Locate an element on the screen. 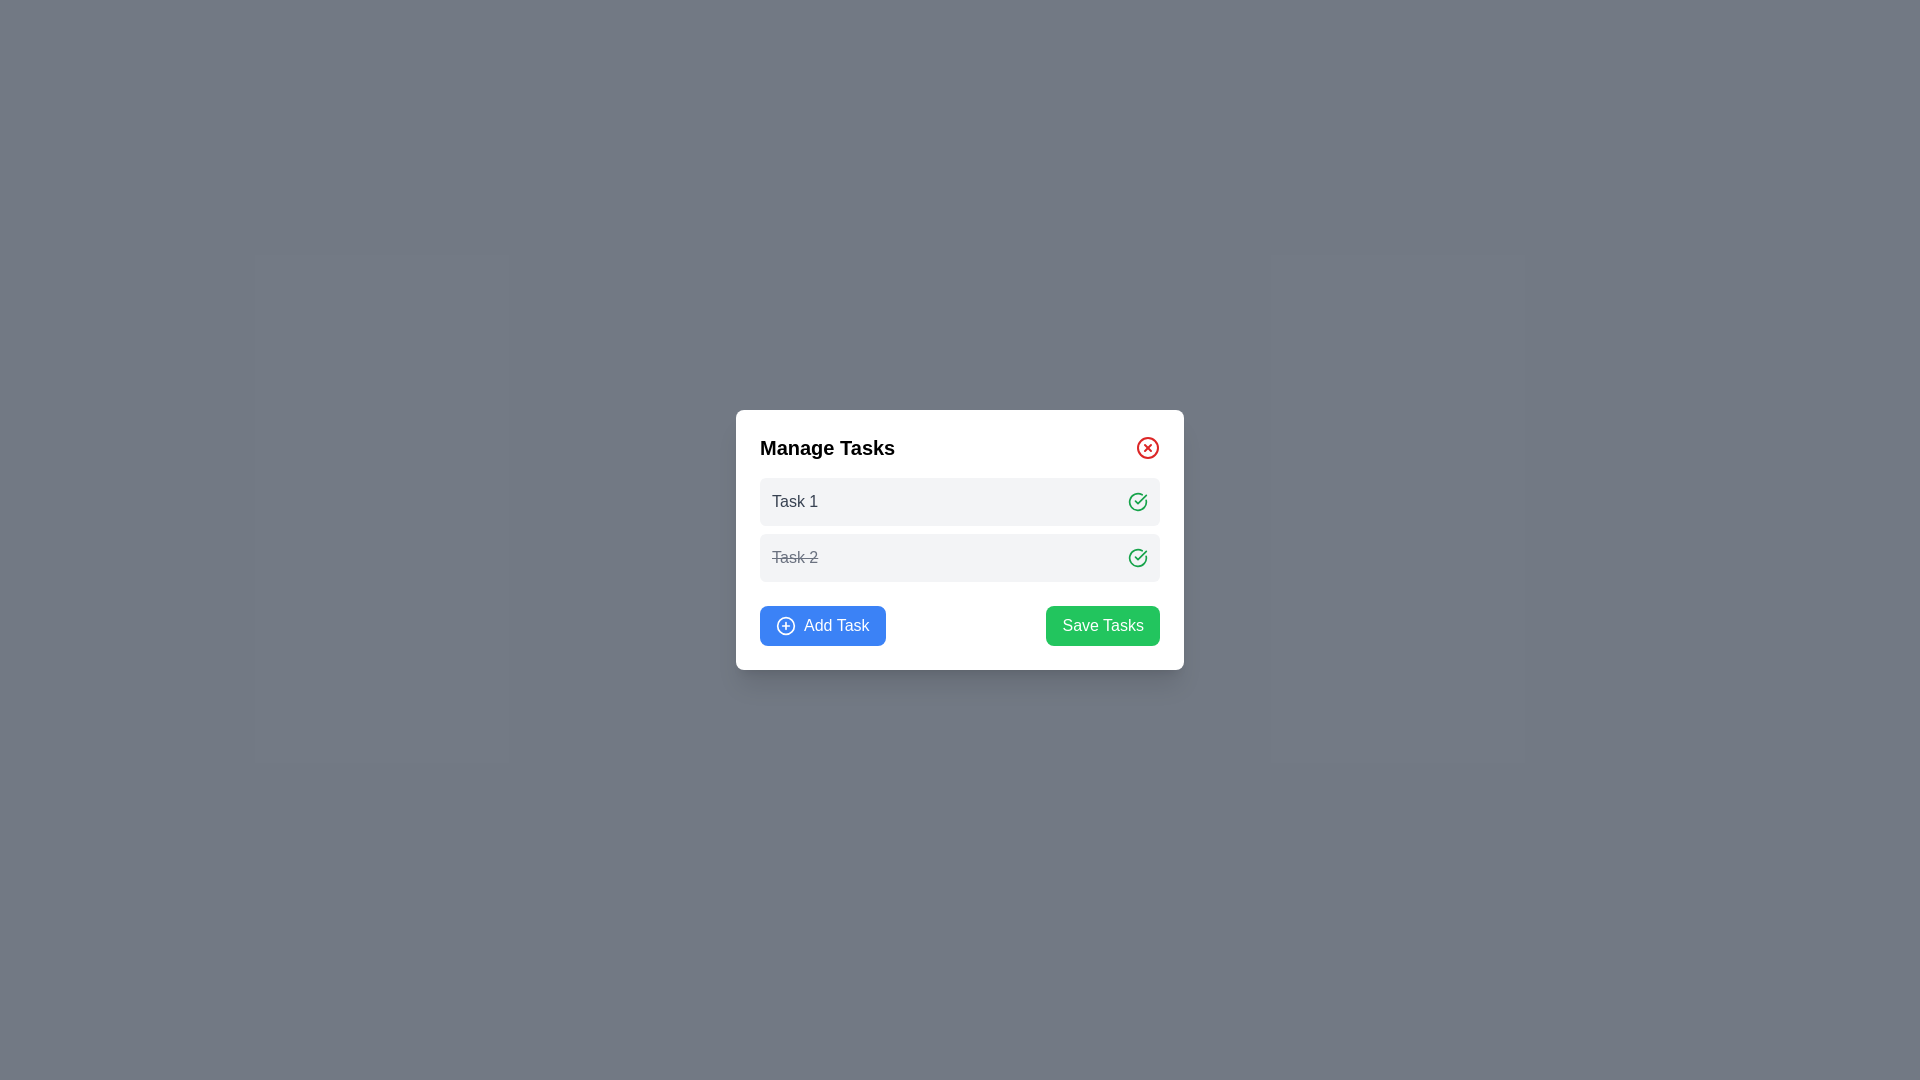 The image size is (1920, 1080). the blue circular icon featuring a plus sign in the center, which is located inside the button labeled 'Add Task' in the lower left of the dialog box is located at coordinates (785, 624).